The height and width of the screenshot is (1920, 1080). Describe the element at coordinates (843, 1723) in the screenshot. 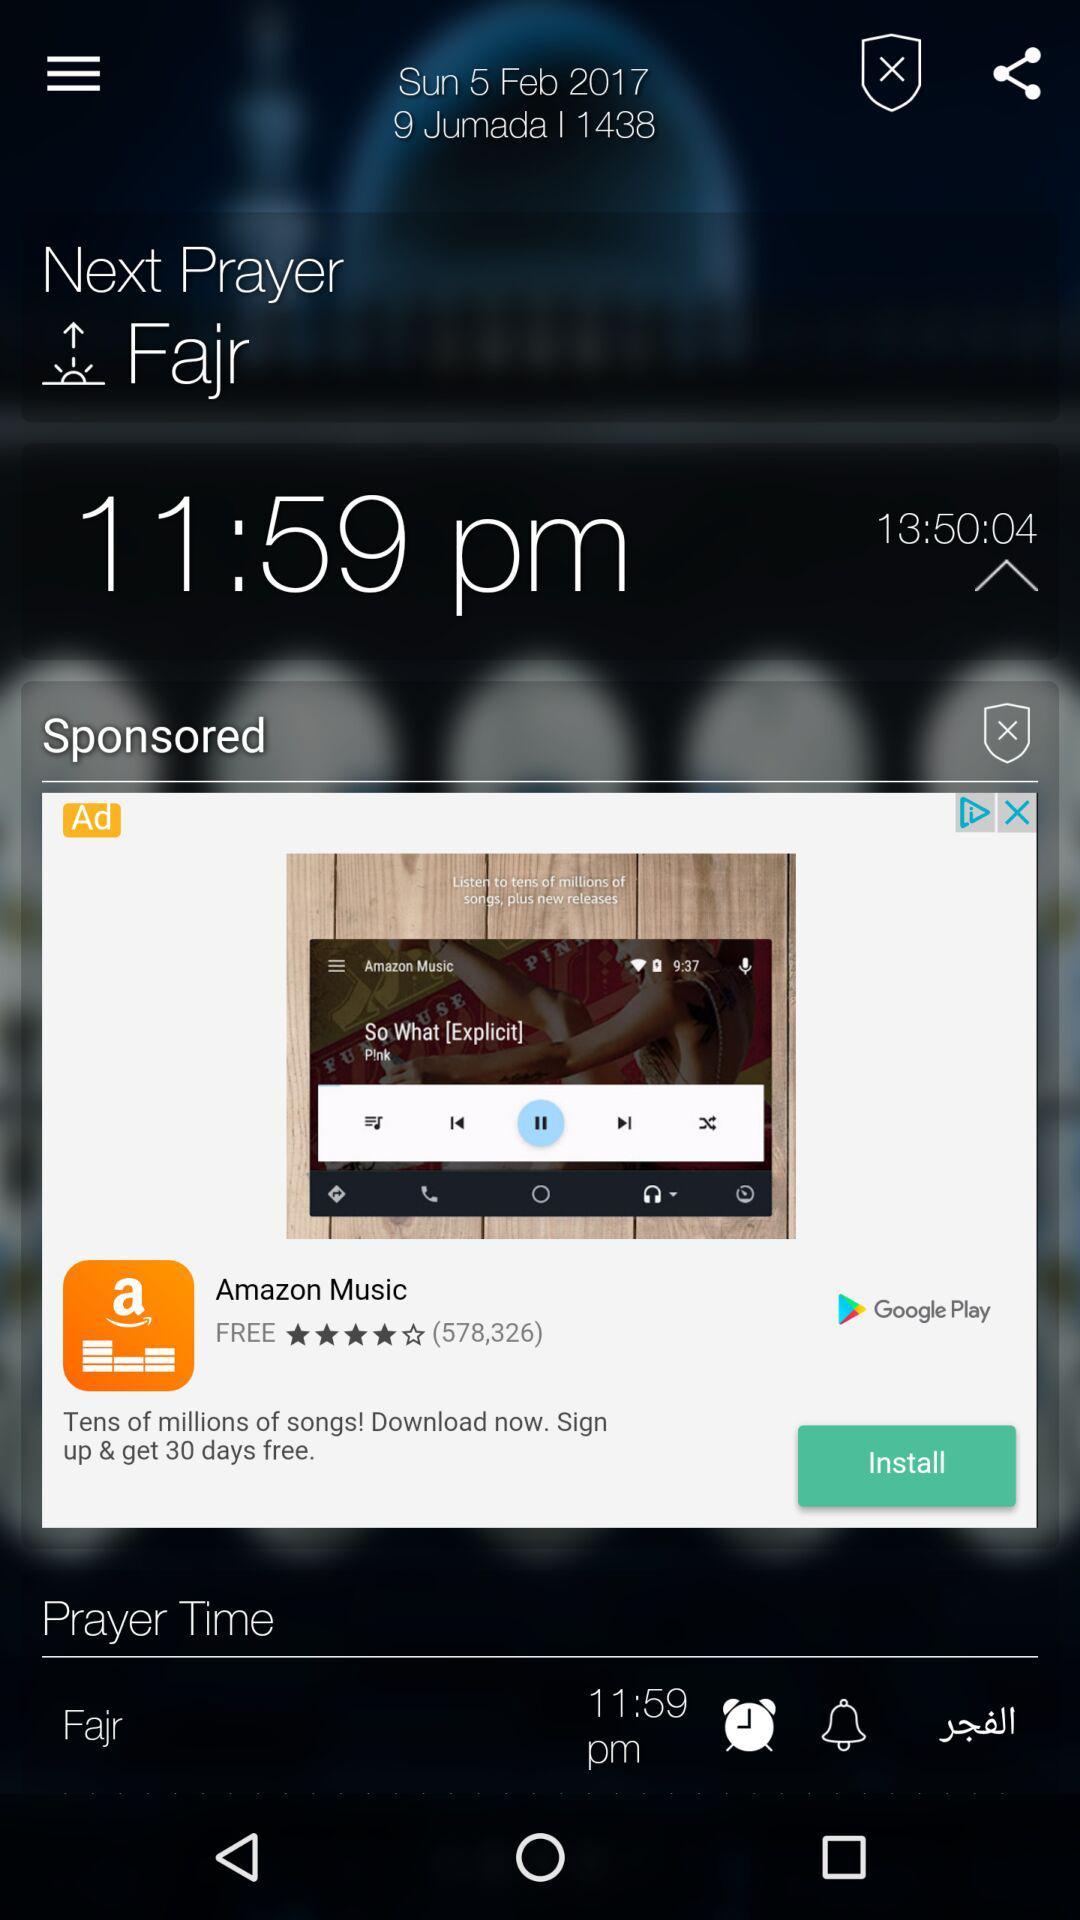

I see `click notification icon` at that location.